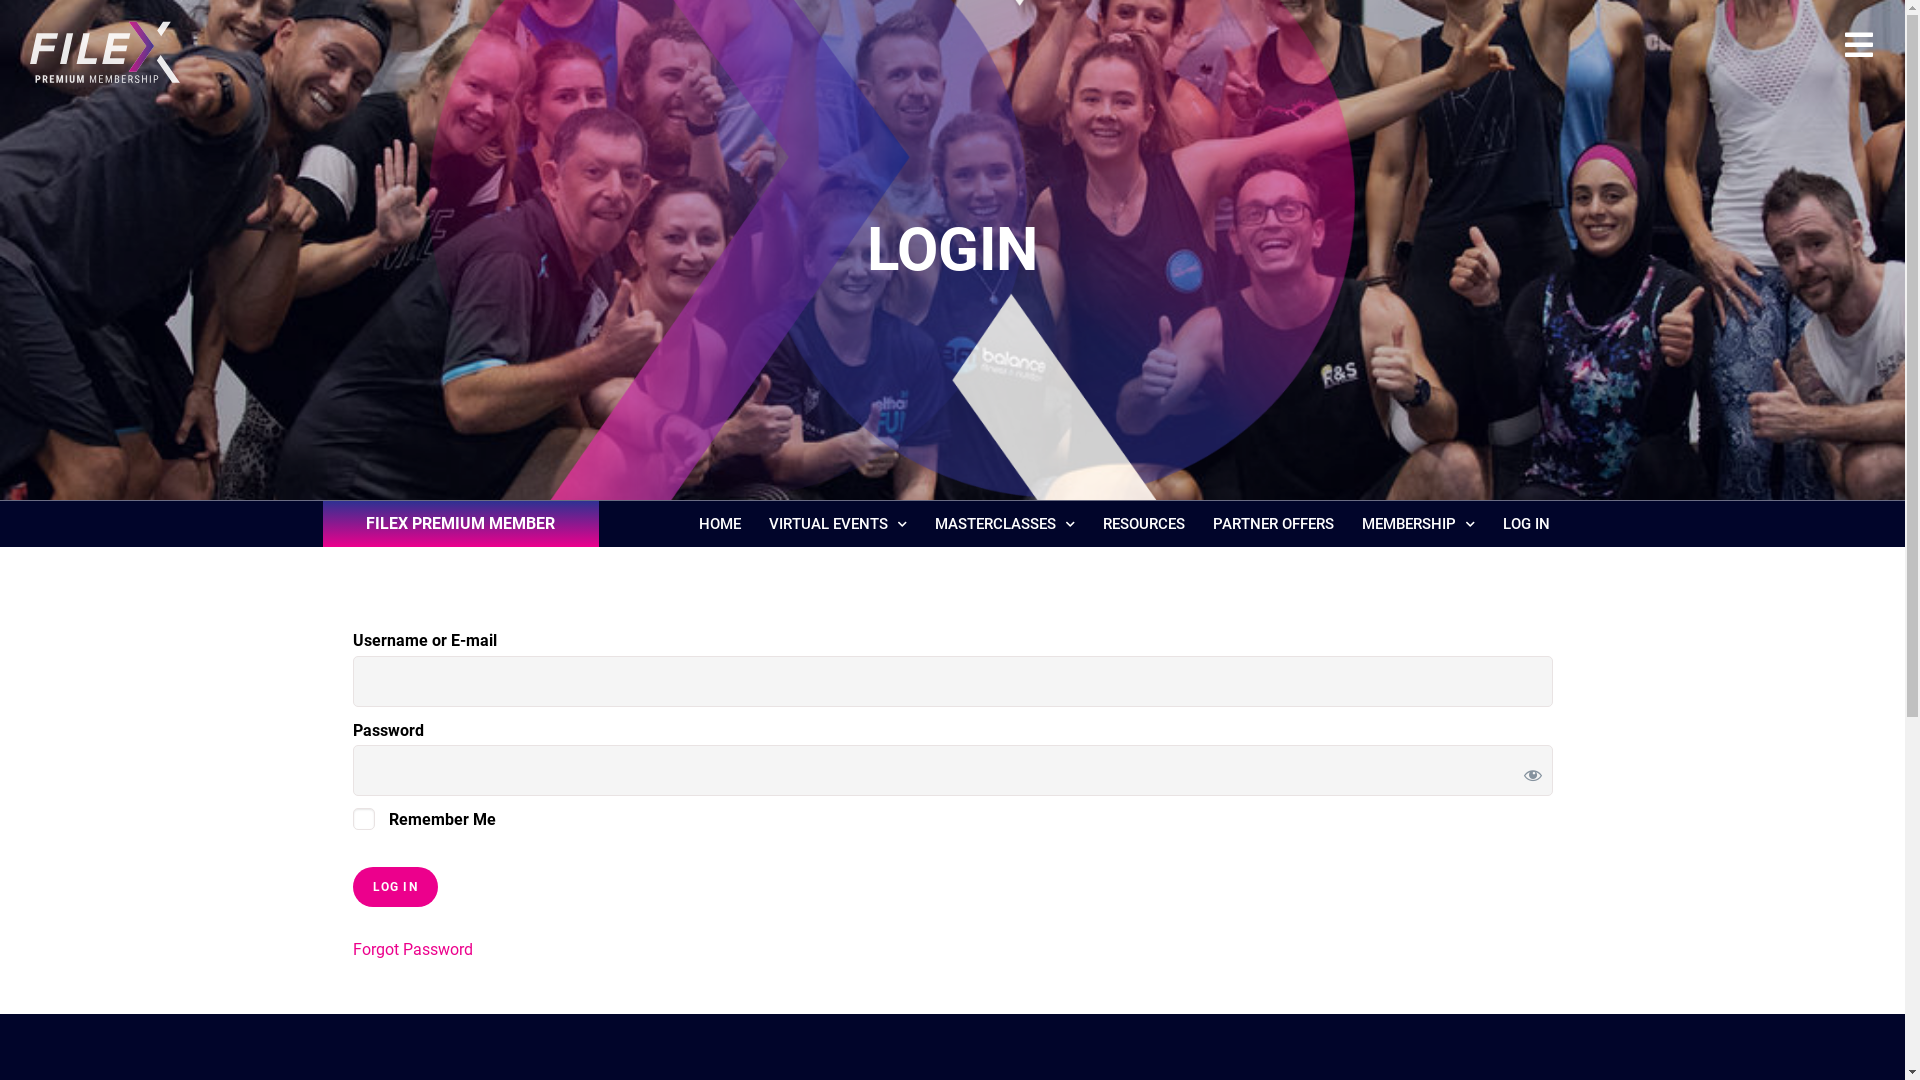 This screenshot has height=1080, width=1920. I want to click on 'FILEX PREMIUM MEMBER', so click(459, 522).